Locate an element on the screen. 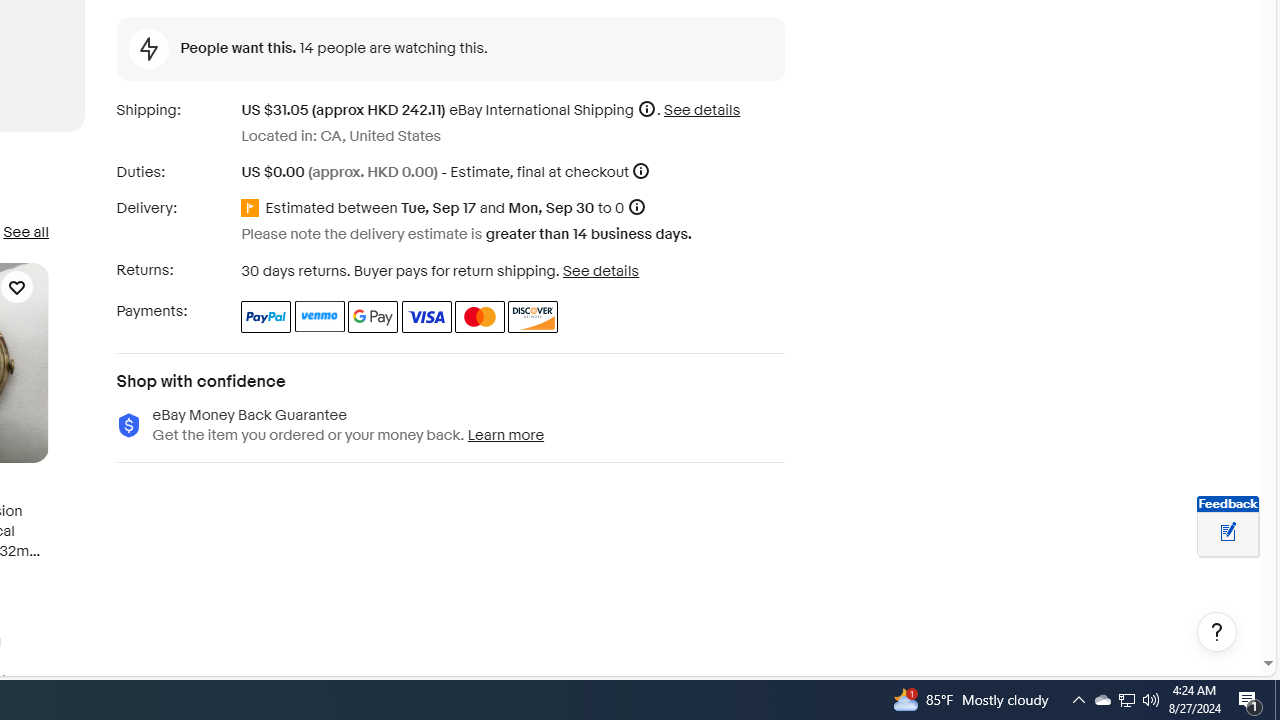 The image size is (1280, 720). 'Leave feedback about your eBay ViewItem experience' is located at coordinates (1227, 532).